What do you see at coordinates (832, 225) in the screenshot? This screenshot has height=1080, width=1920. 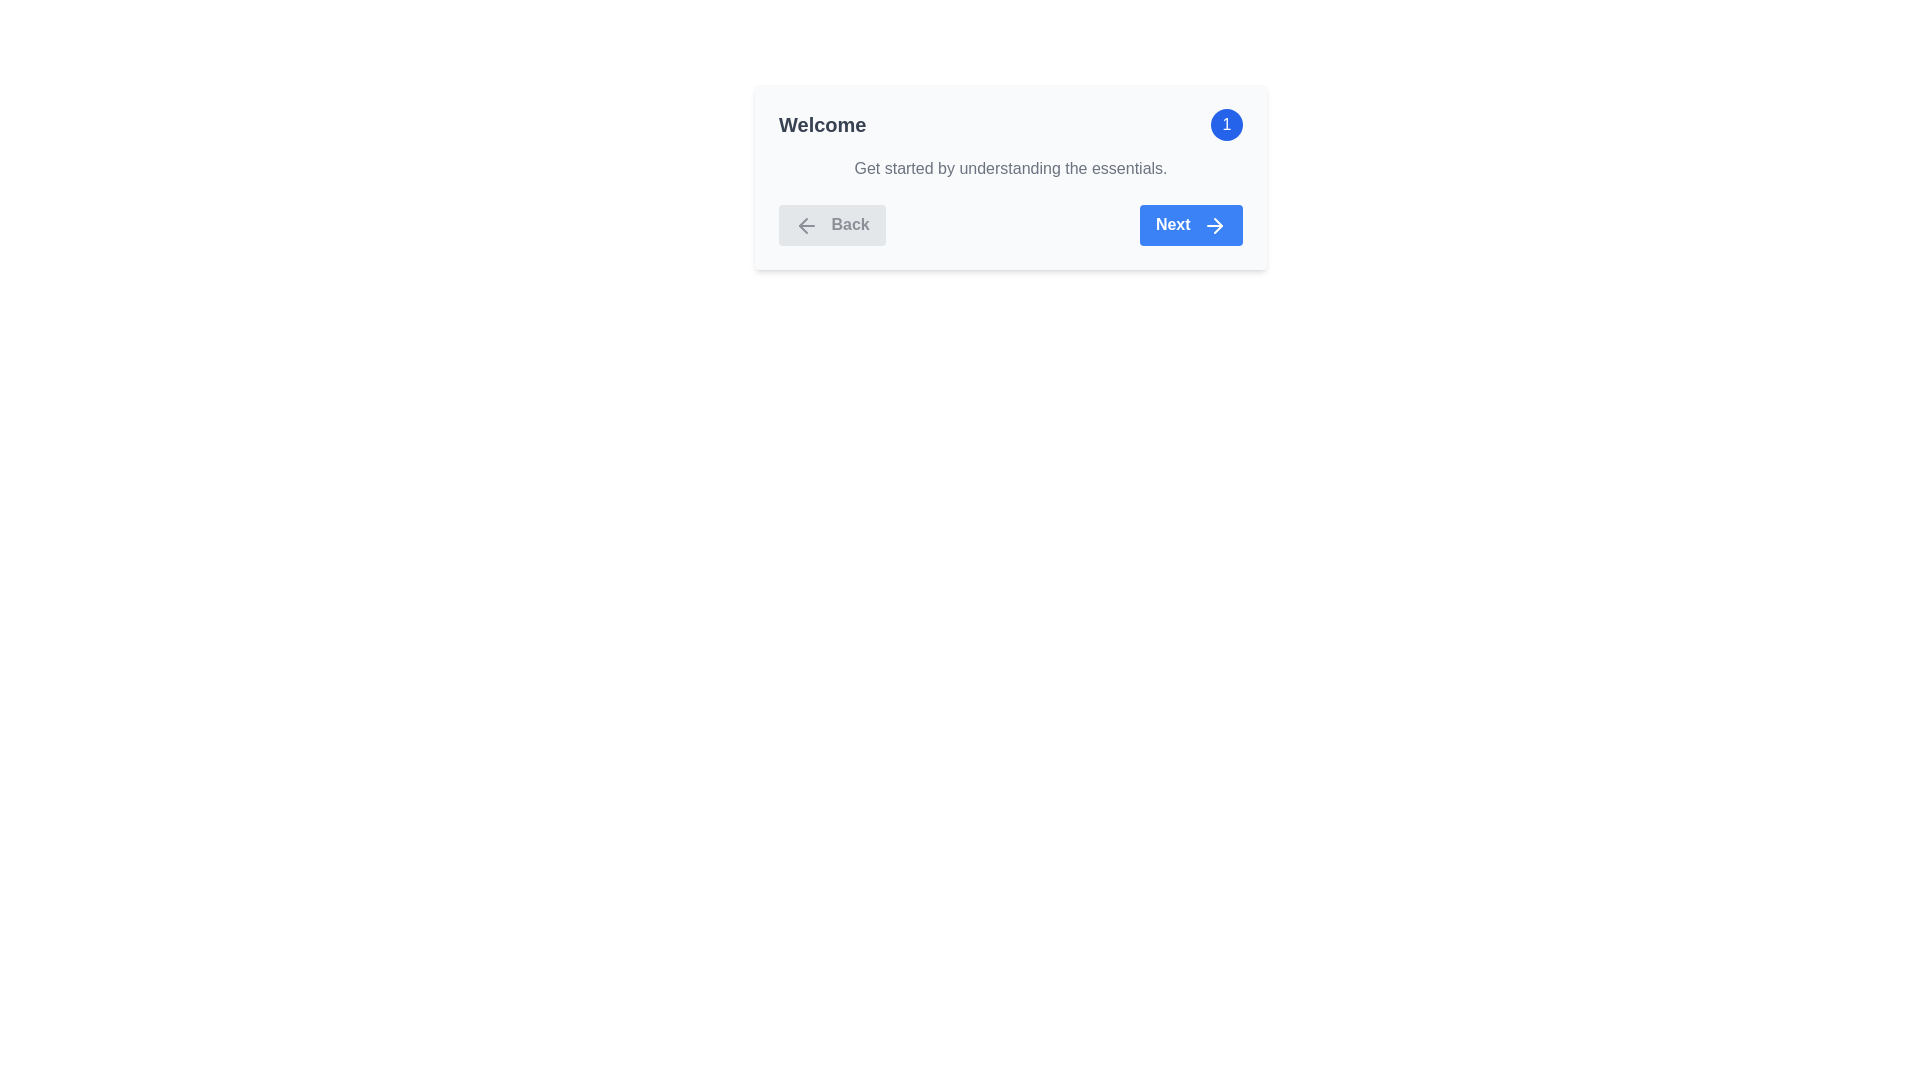 I see `the 'Back' button which is the first button in a horizontal layout, positioned to the left of the 'Next' button` at bounding box center [832, 225].